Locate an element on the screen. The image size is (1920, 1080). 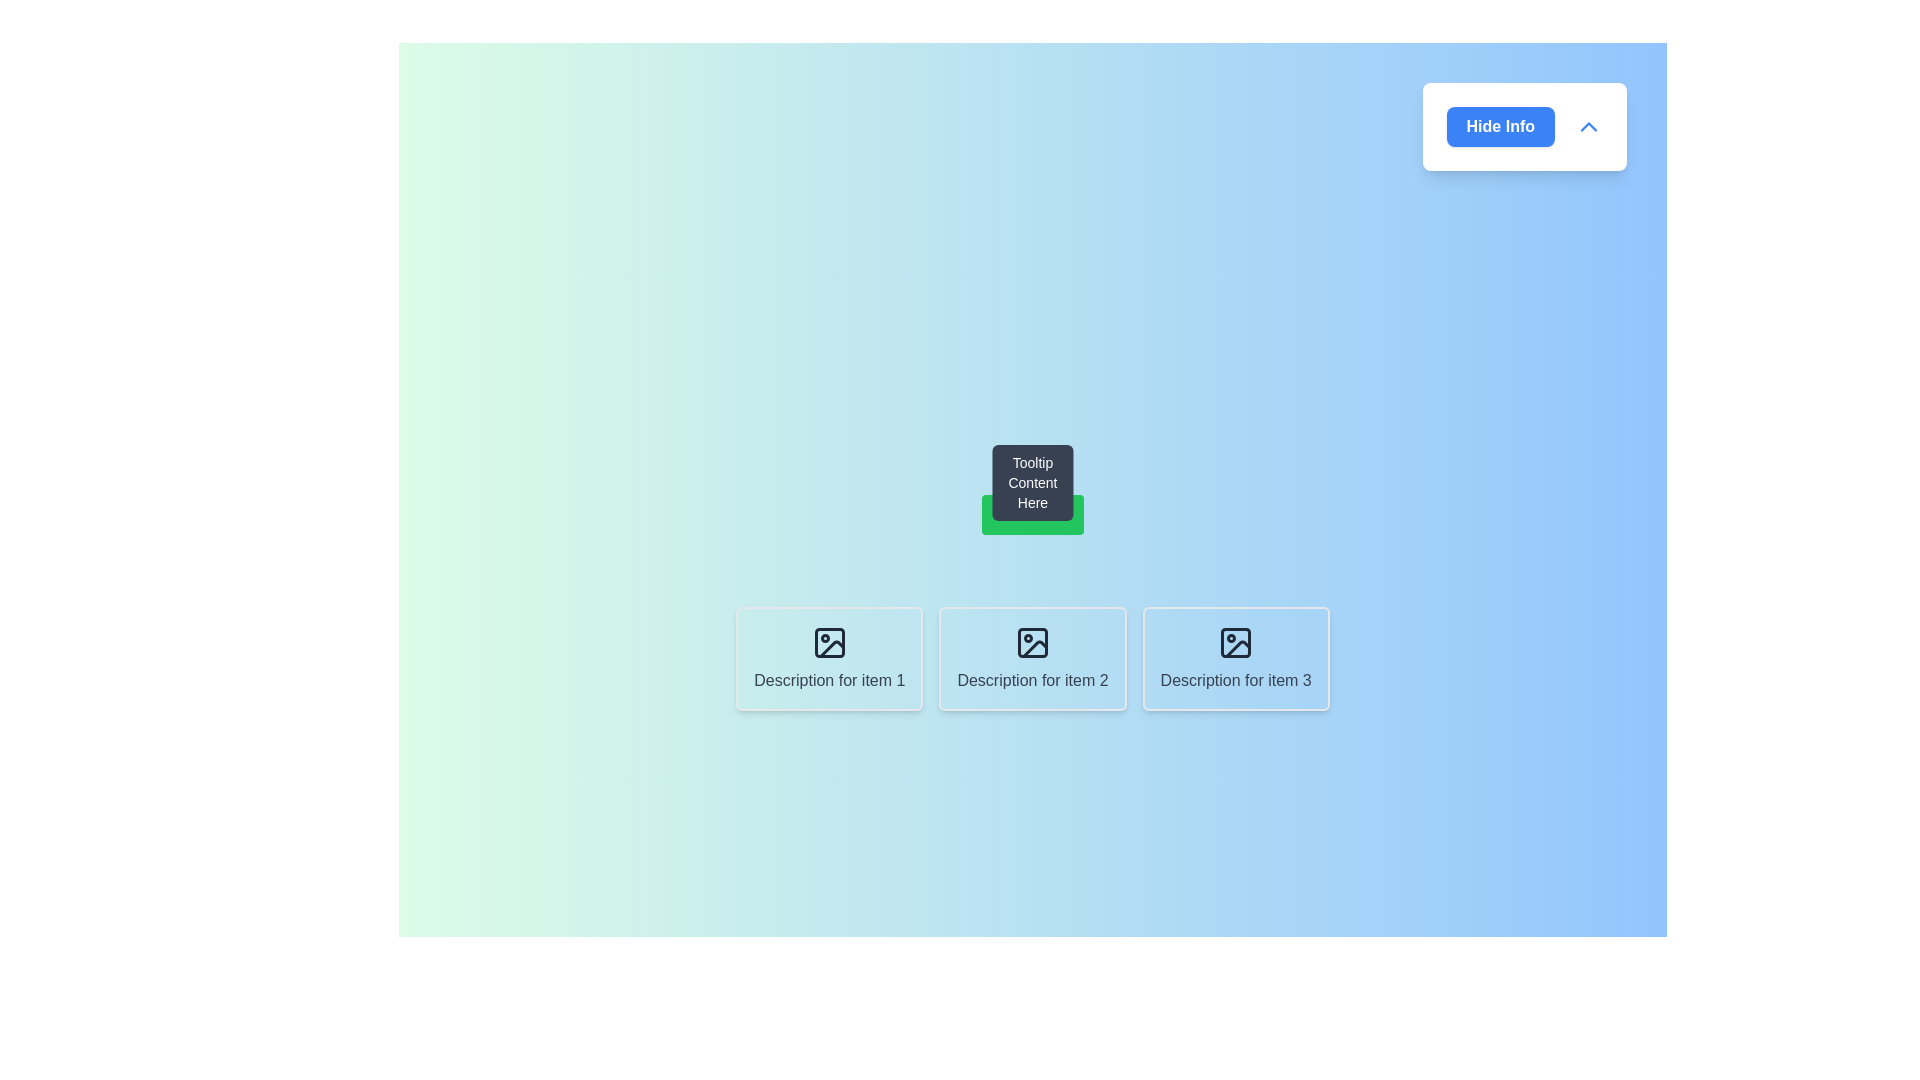
the image placeholder/icon, which is a square with rounded corners is located at coordinates (1235, 643).